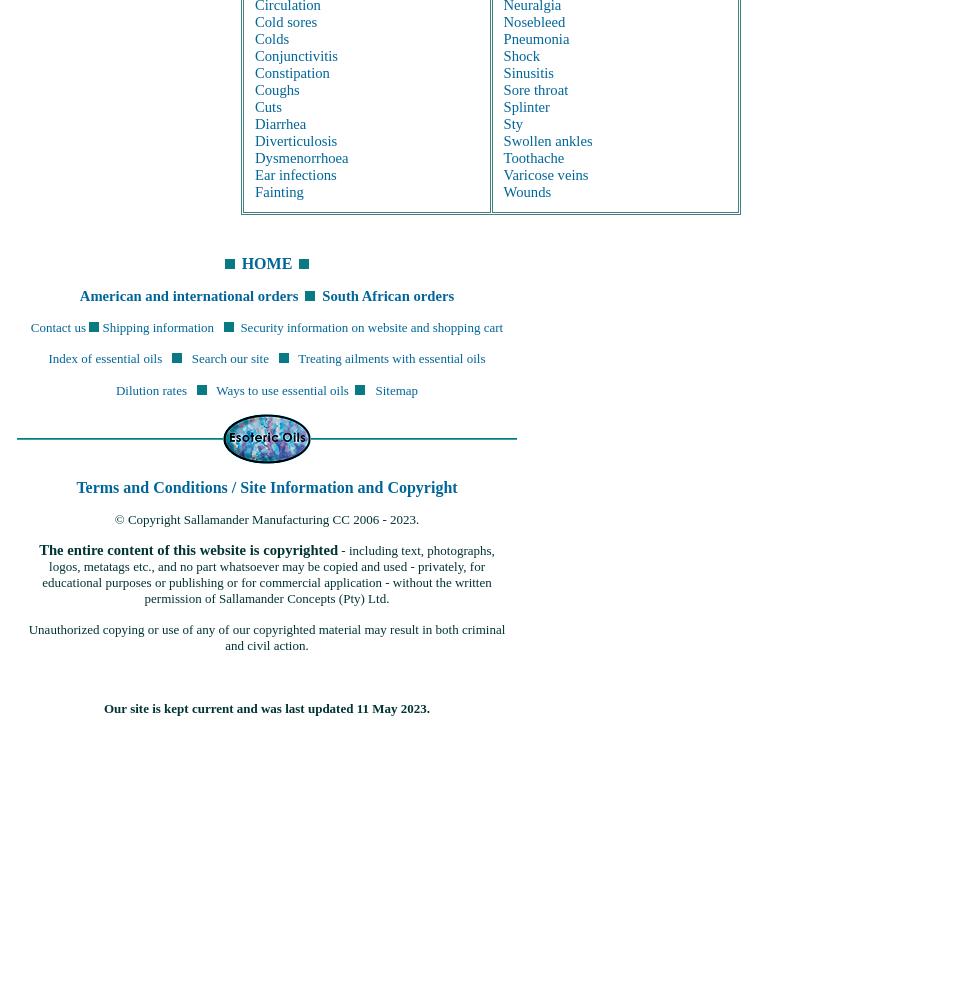 This screenshot has width=979, height=982. Describe the element at coordinates (255, 189) in the screenshot. I see `'Fainting'` at that location.